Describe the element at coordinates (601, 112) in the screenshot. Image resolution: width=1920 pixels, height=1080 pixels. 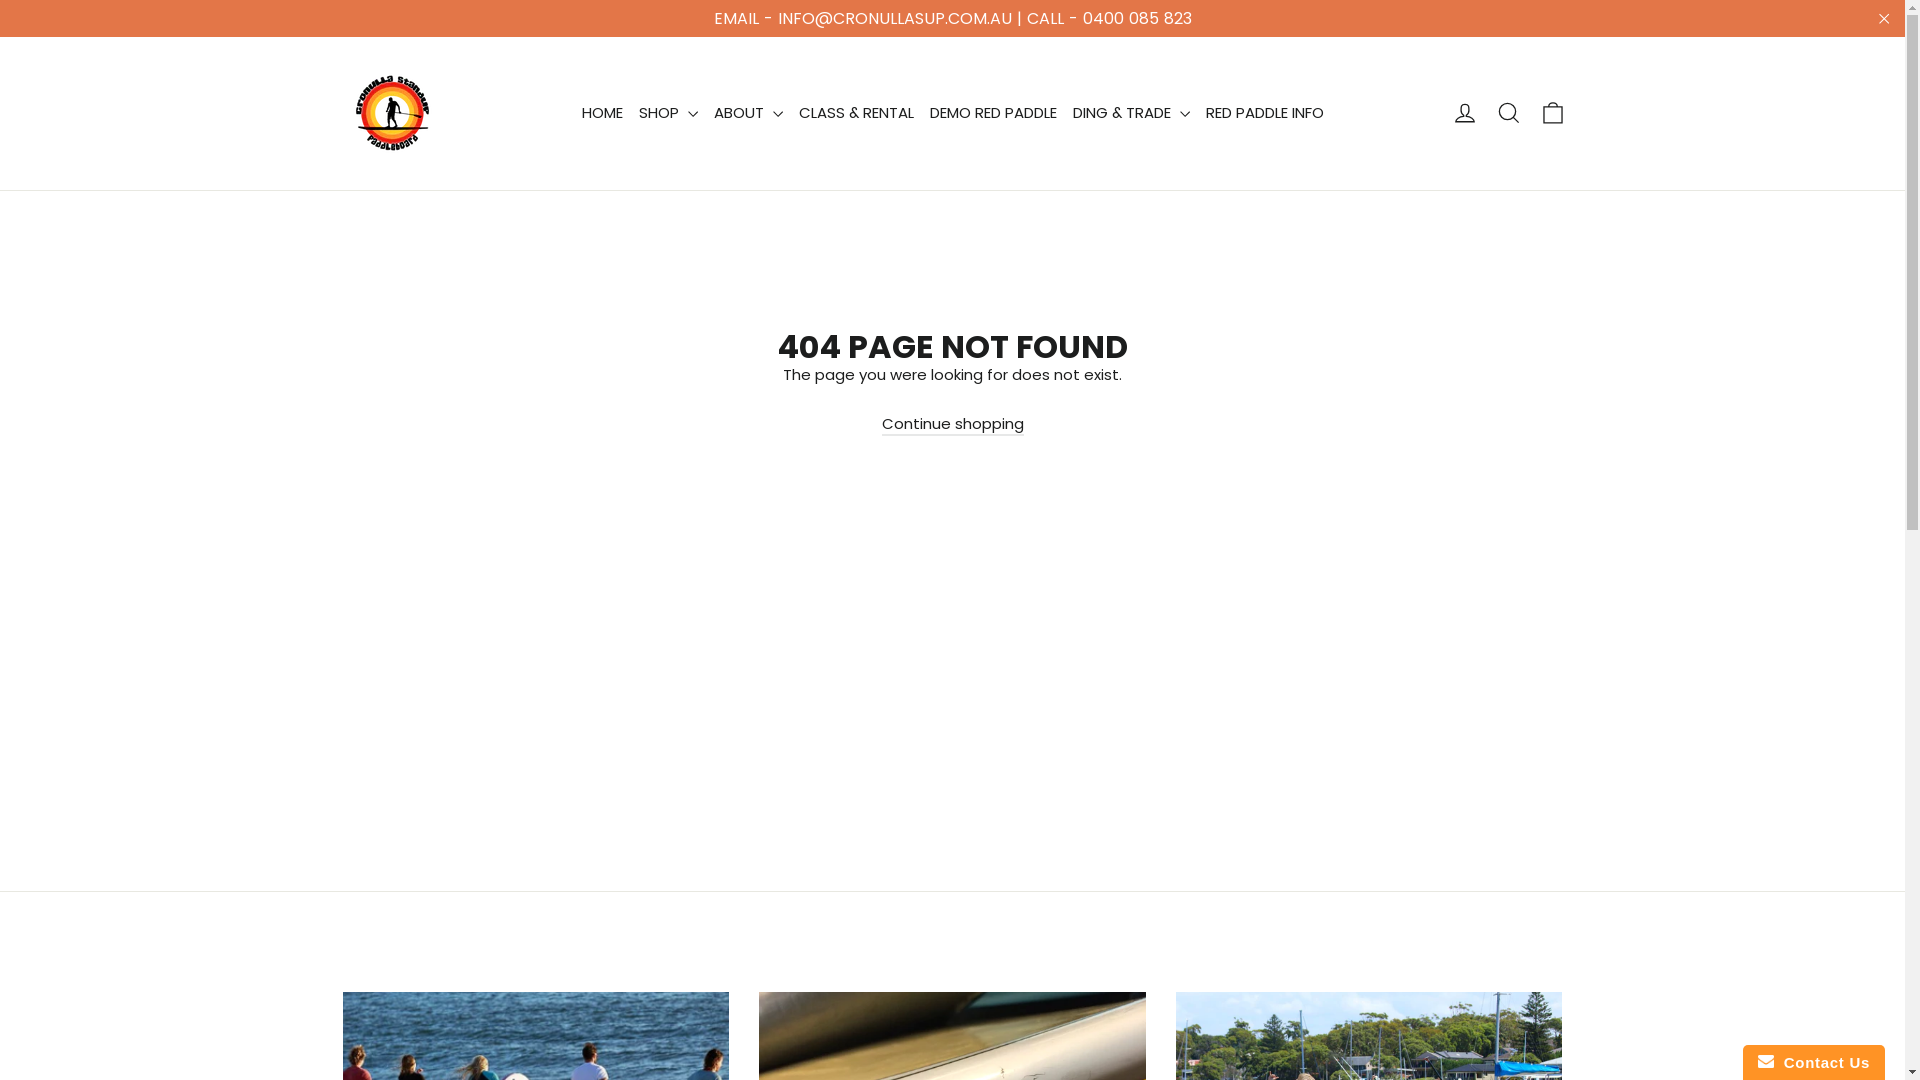
I see `'HOME'` at that location.